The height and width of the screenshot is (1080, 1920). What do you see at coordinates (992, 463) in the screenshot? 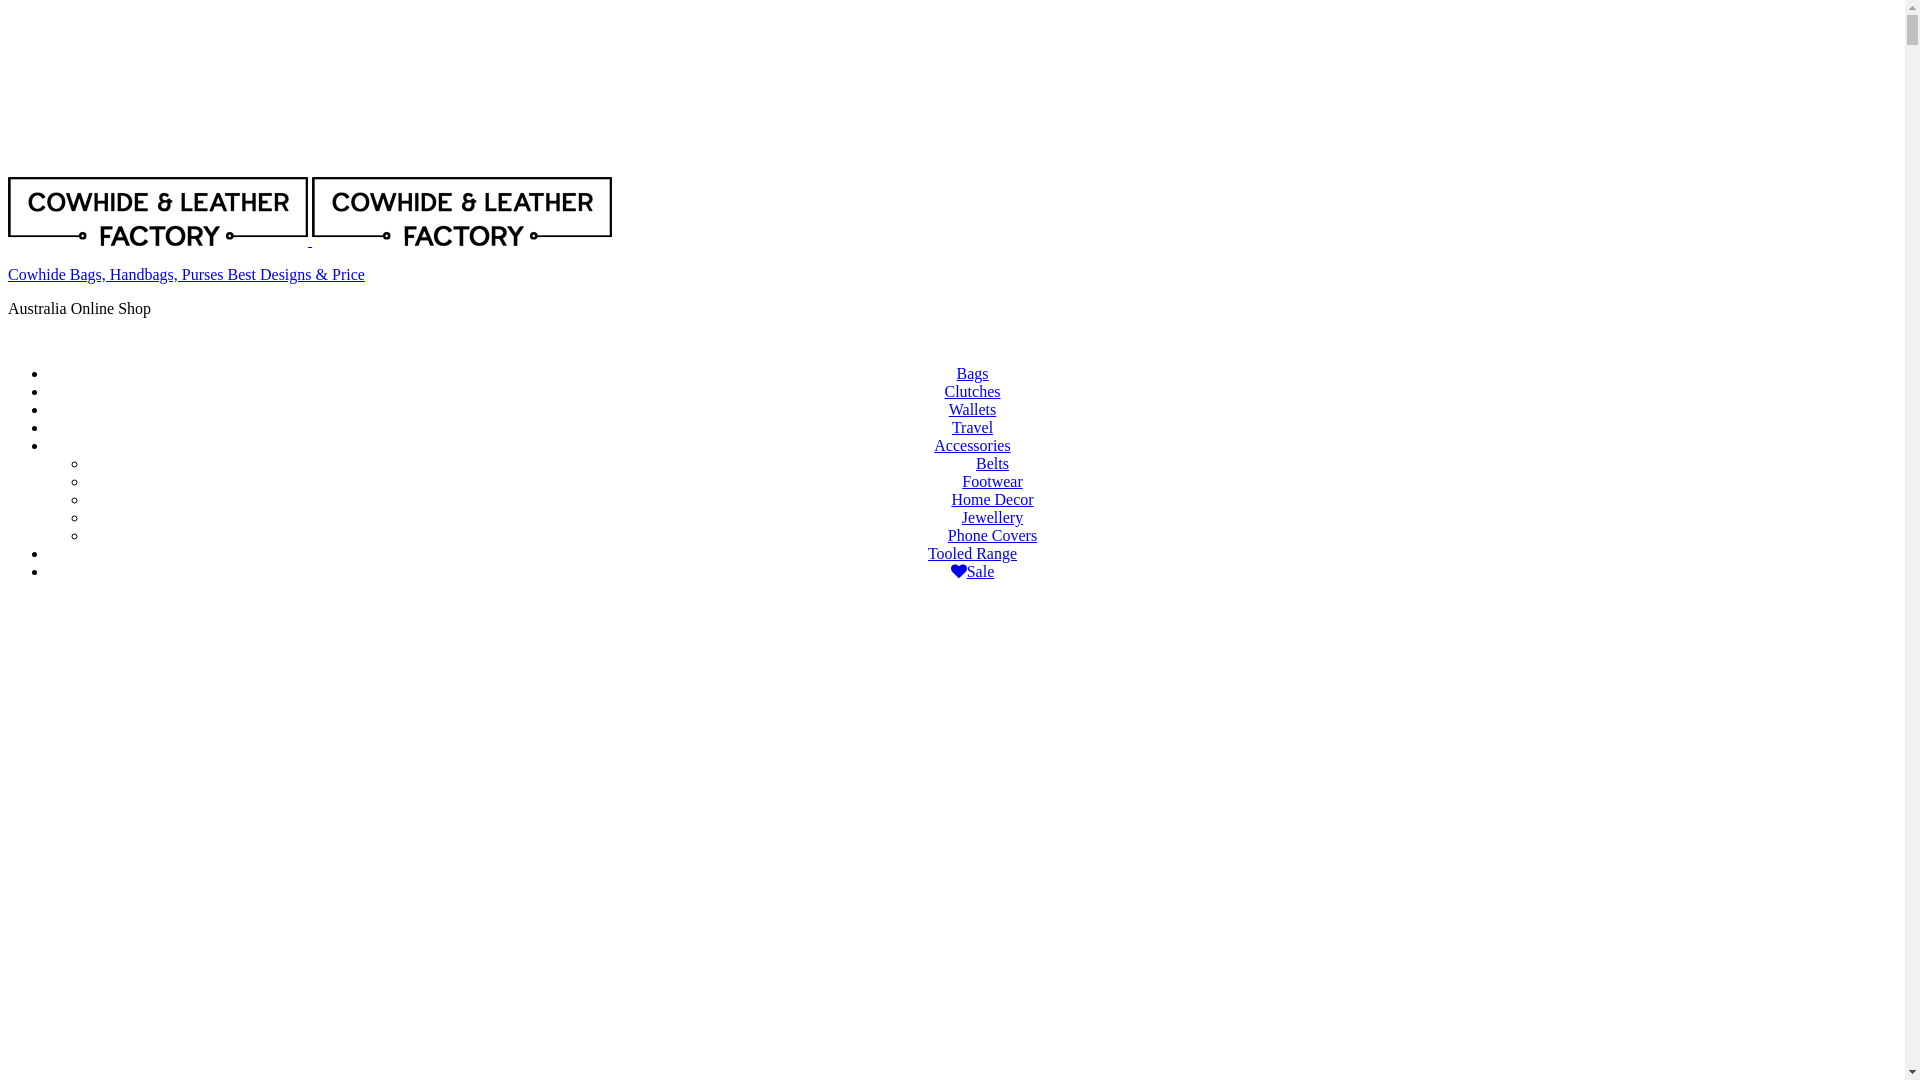
I see `'Belts'` at bounding box center [992, 463].